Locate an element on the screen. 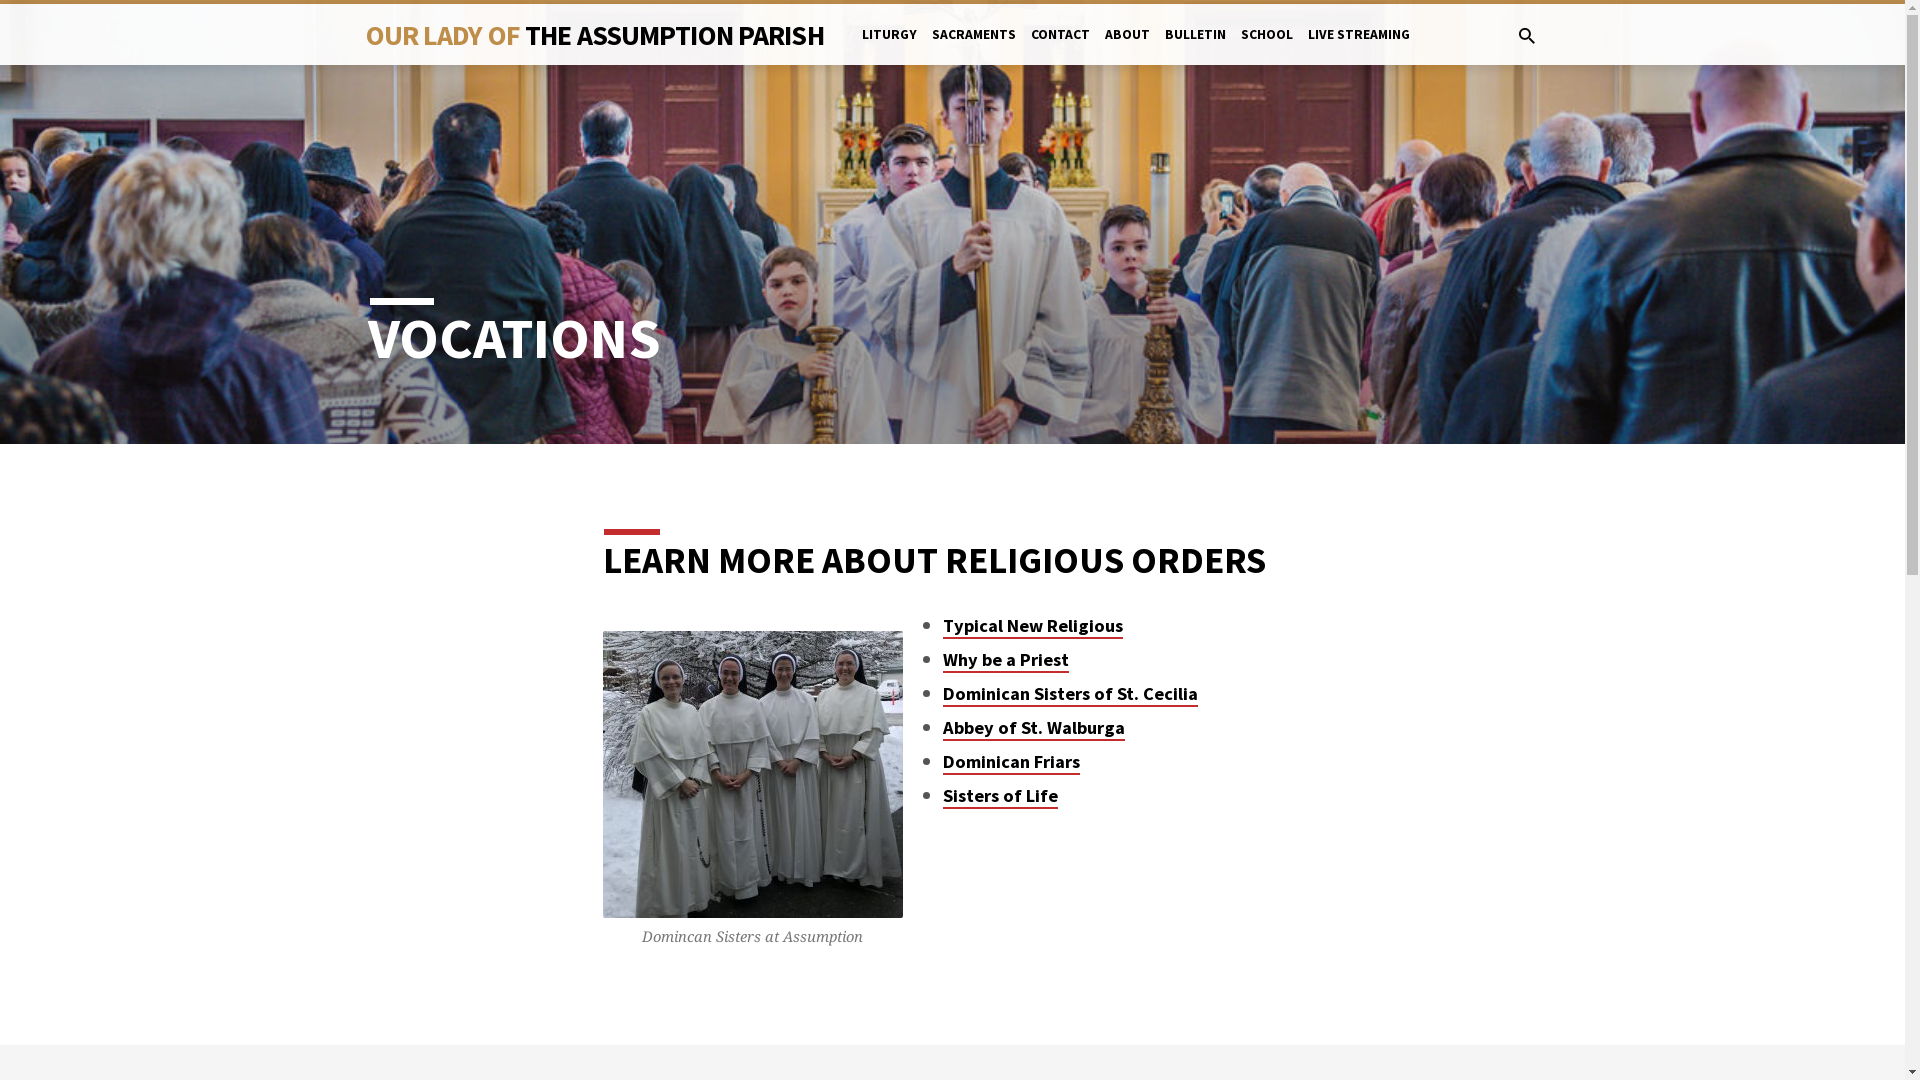 The width and height of the screenshot is (1920, 1080). 'BULLETIN' is located at coordinates (1195, 46).